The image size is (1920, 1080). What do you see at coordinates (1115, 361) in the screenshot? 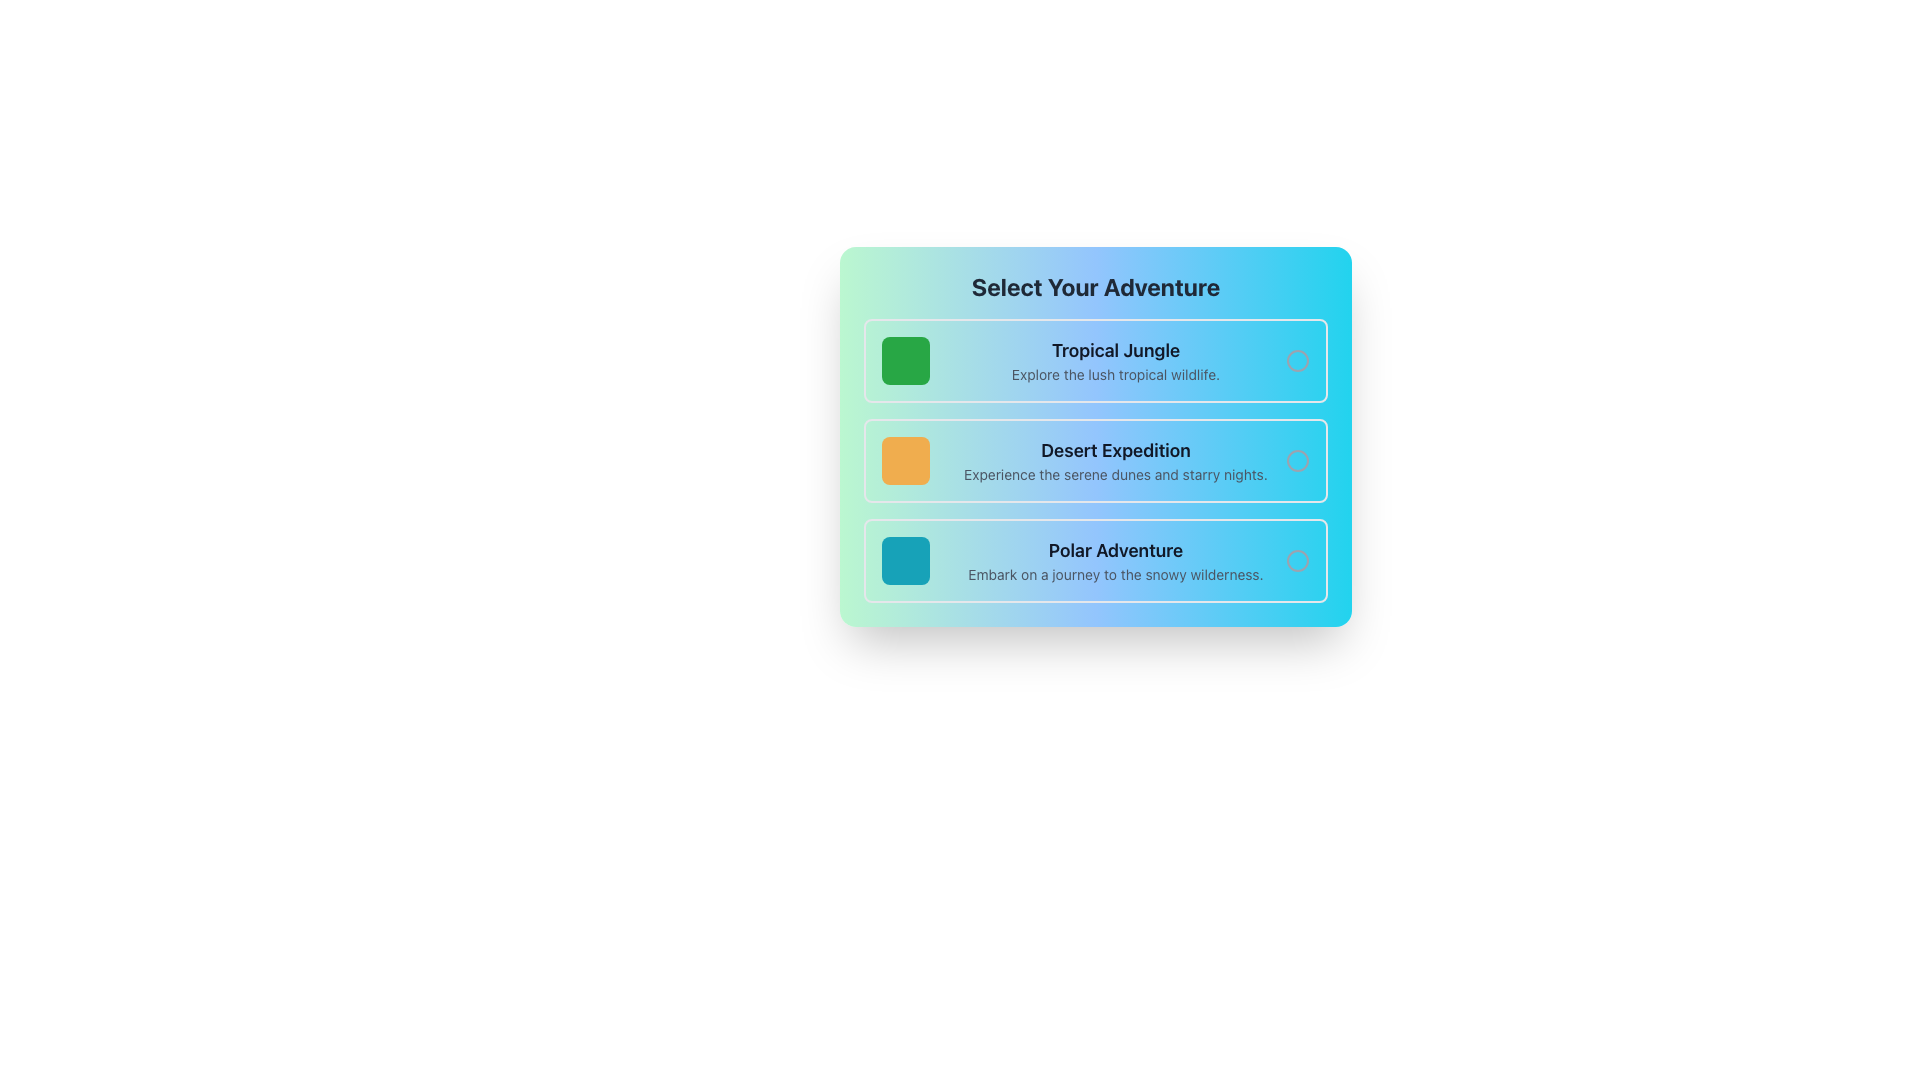
I see `textual content section that states 'Tropical Jungle' in bold and 'Explore the lush tropical wildlife' in smaller font, located centrally in a card-like selection panel` at bounding box center [1115, 361].